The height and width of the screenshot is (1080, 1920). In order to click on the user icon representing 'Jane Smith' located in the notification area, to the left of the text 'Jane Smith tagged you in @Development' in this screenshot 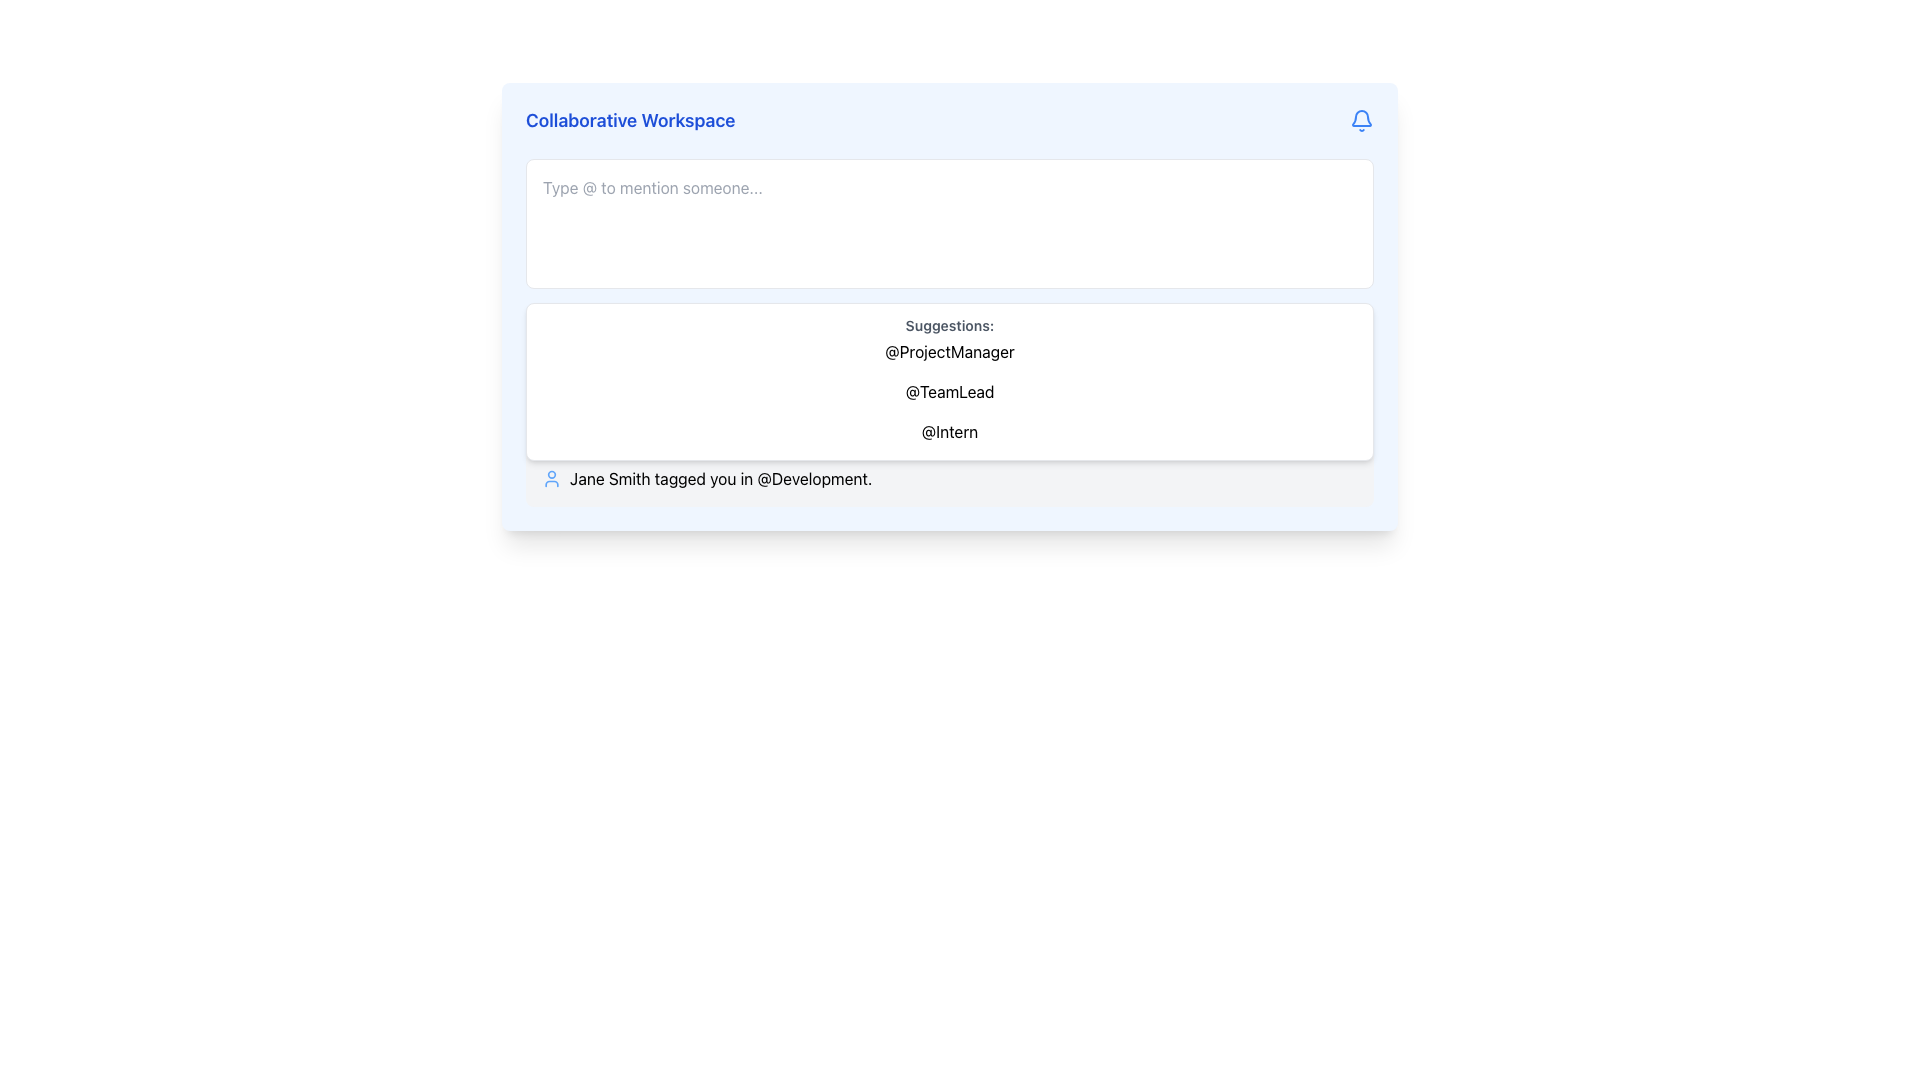, I will do `click(552, 478)`.